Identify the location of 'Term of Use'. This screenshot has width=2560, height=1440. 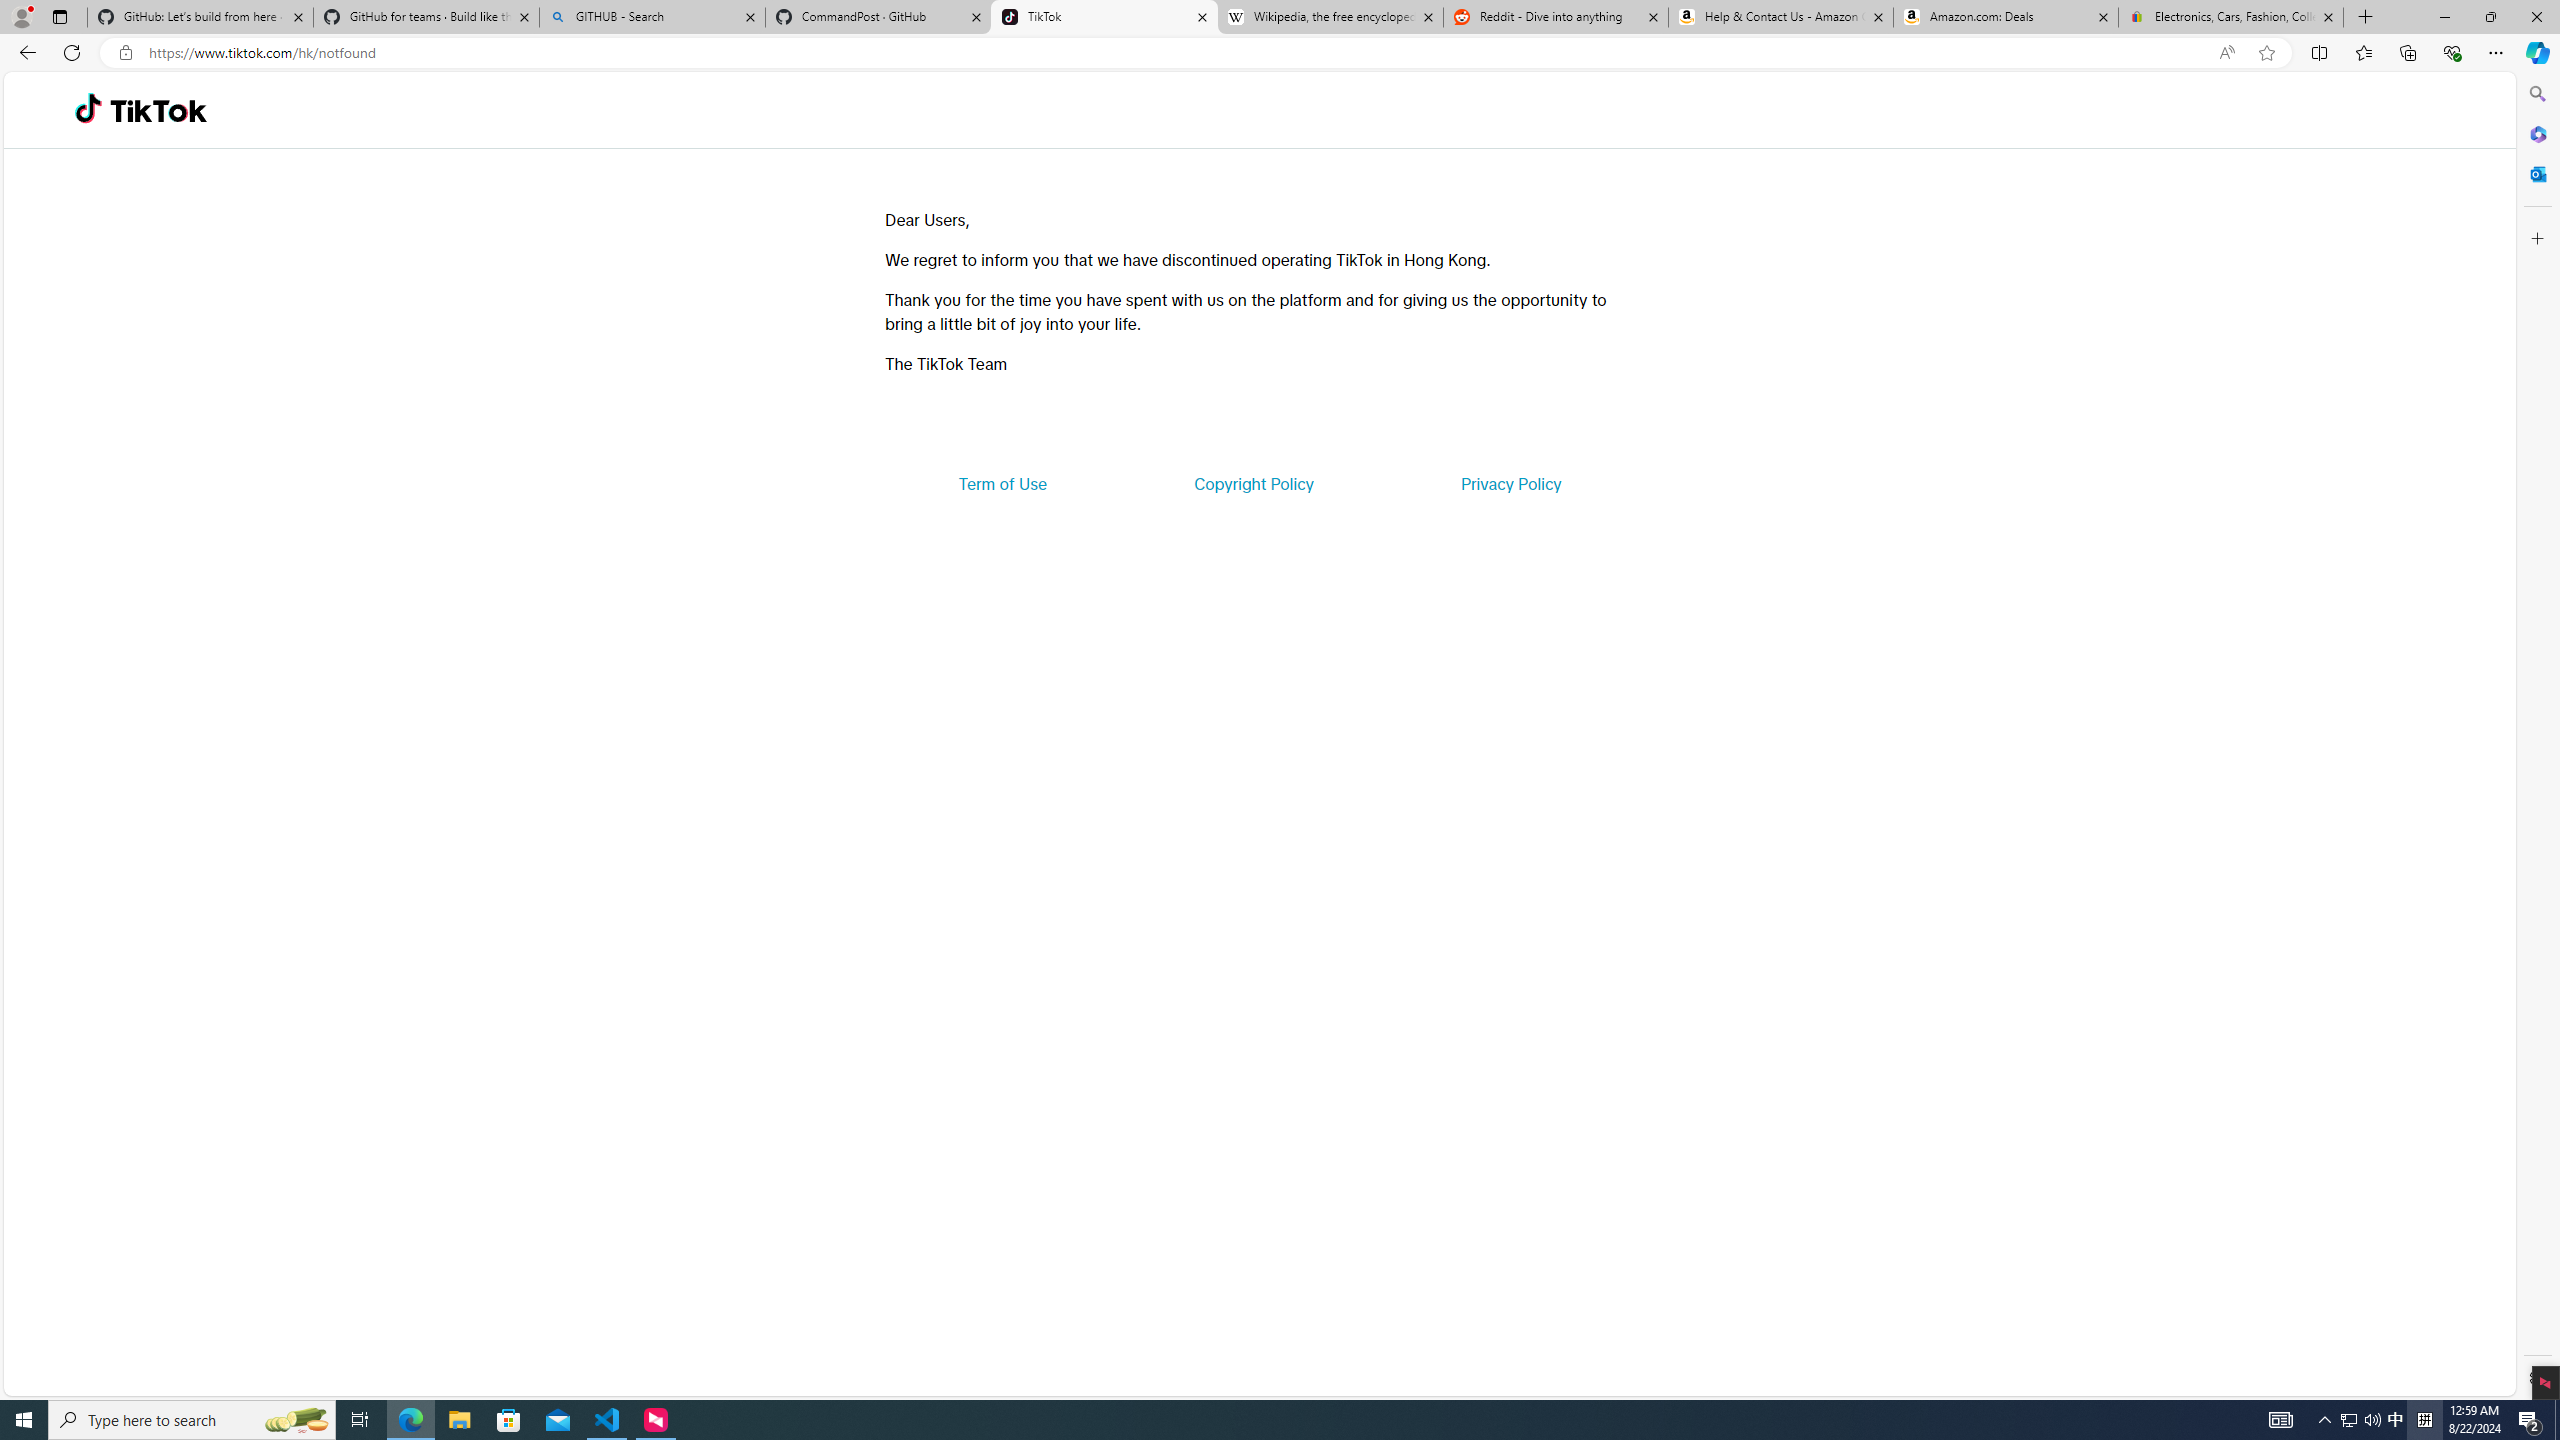
(1002, 482).